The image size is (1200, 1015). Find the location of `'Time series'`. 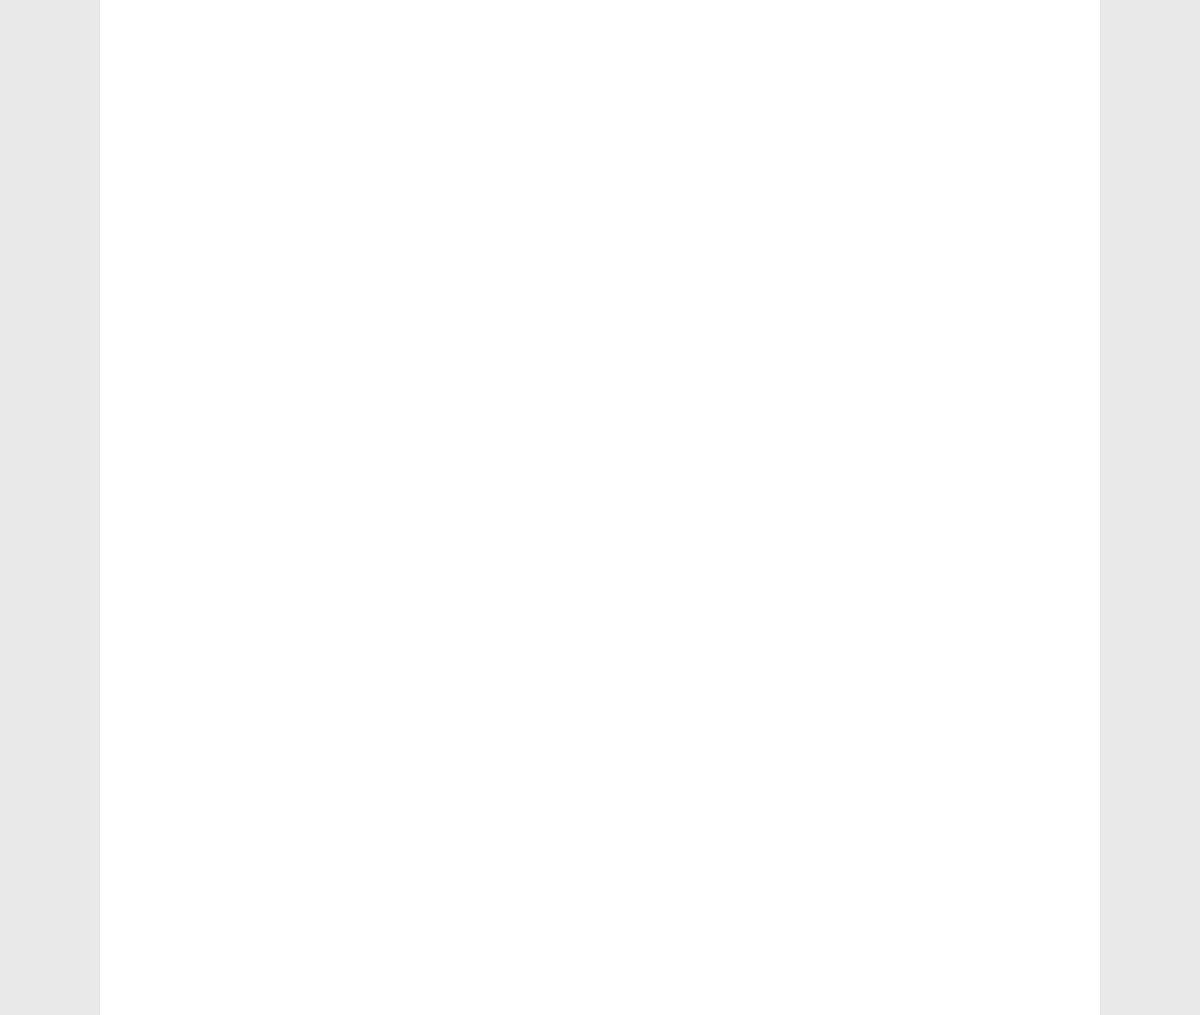

'Time series' is located at coordinates (897, 627).